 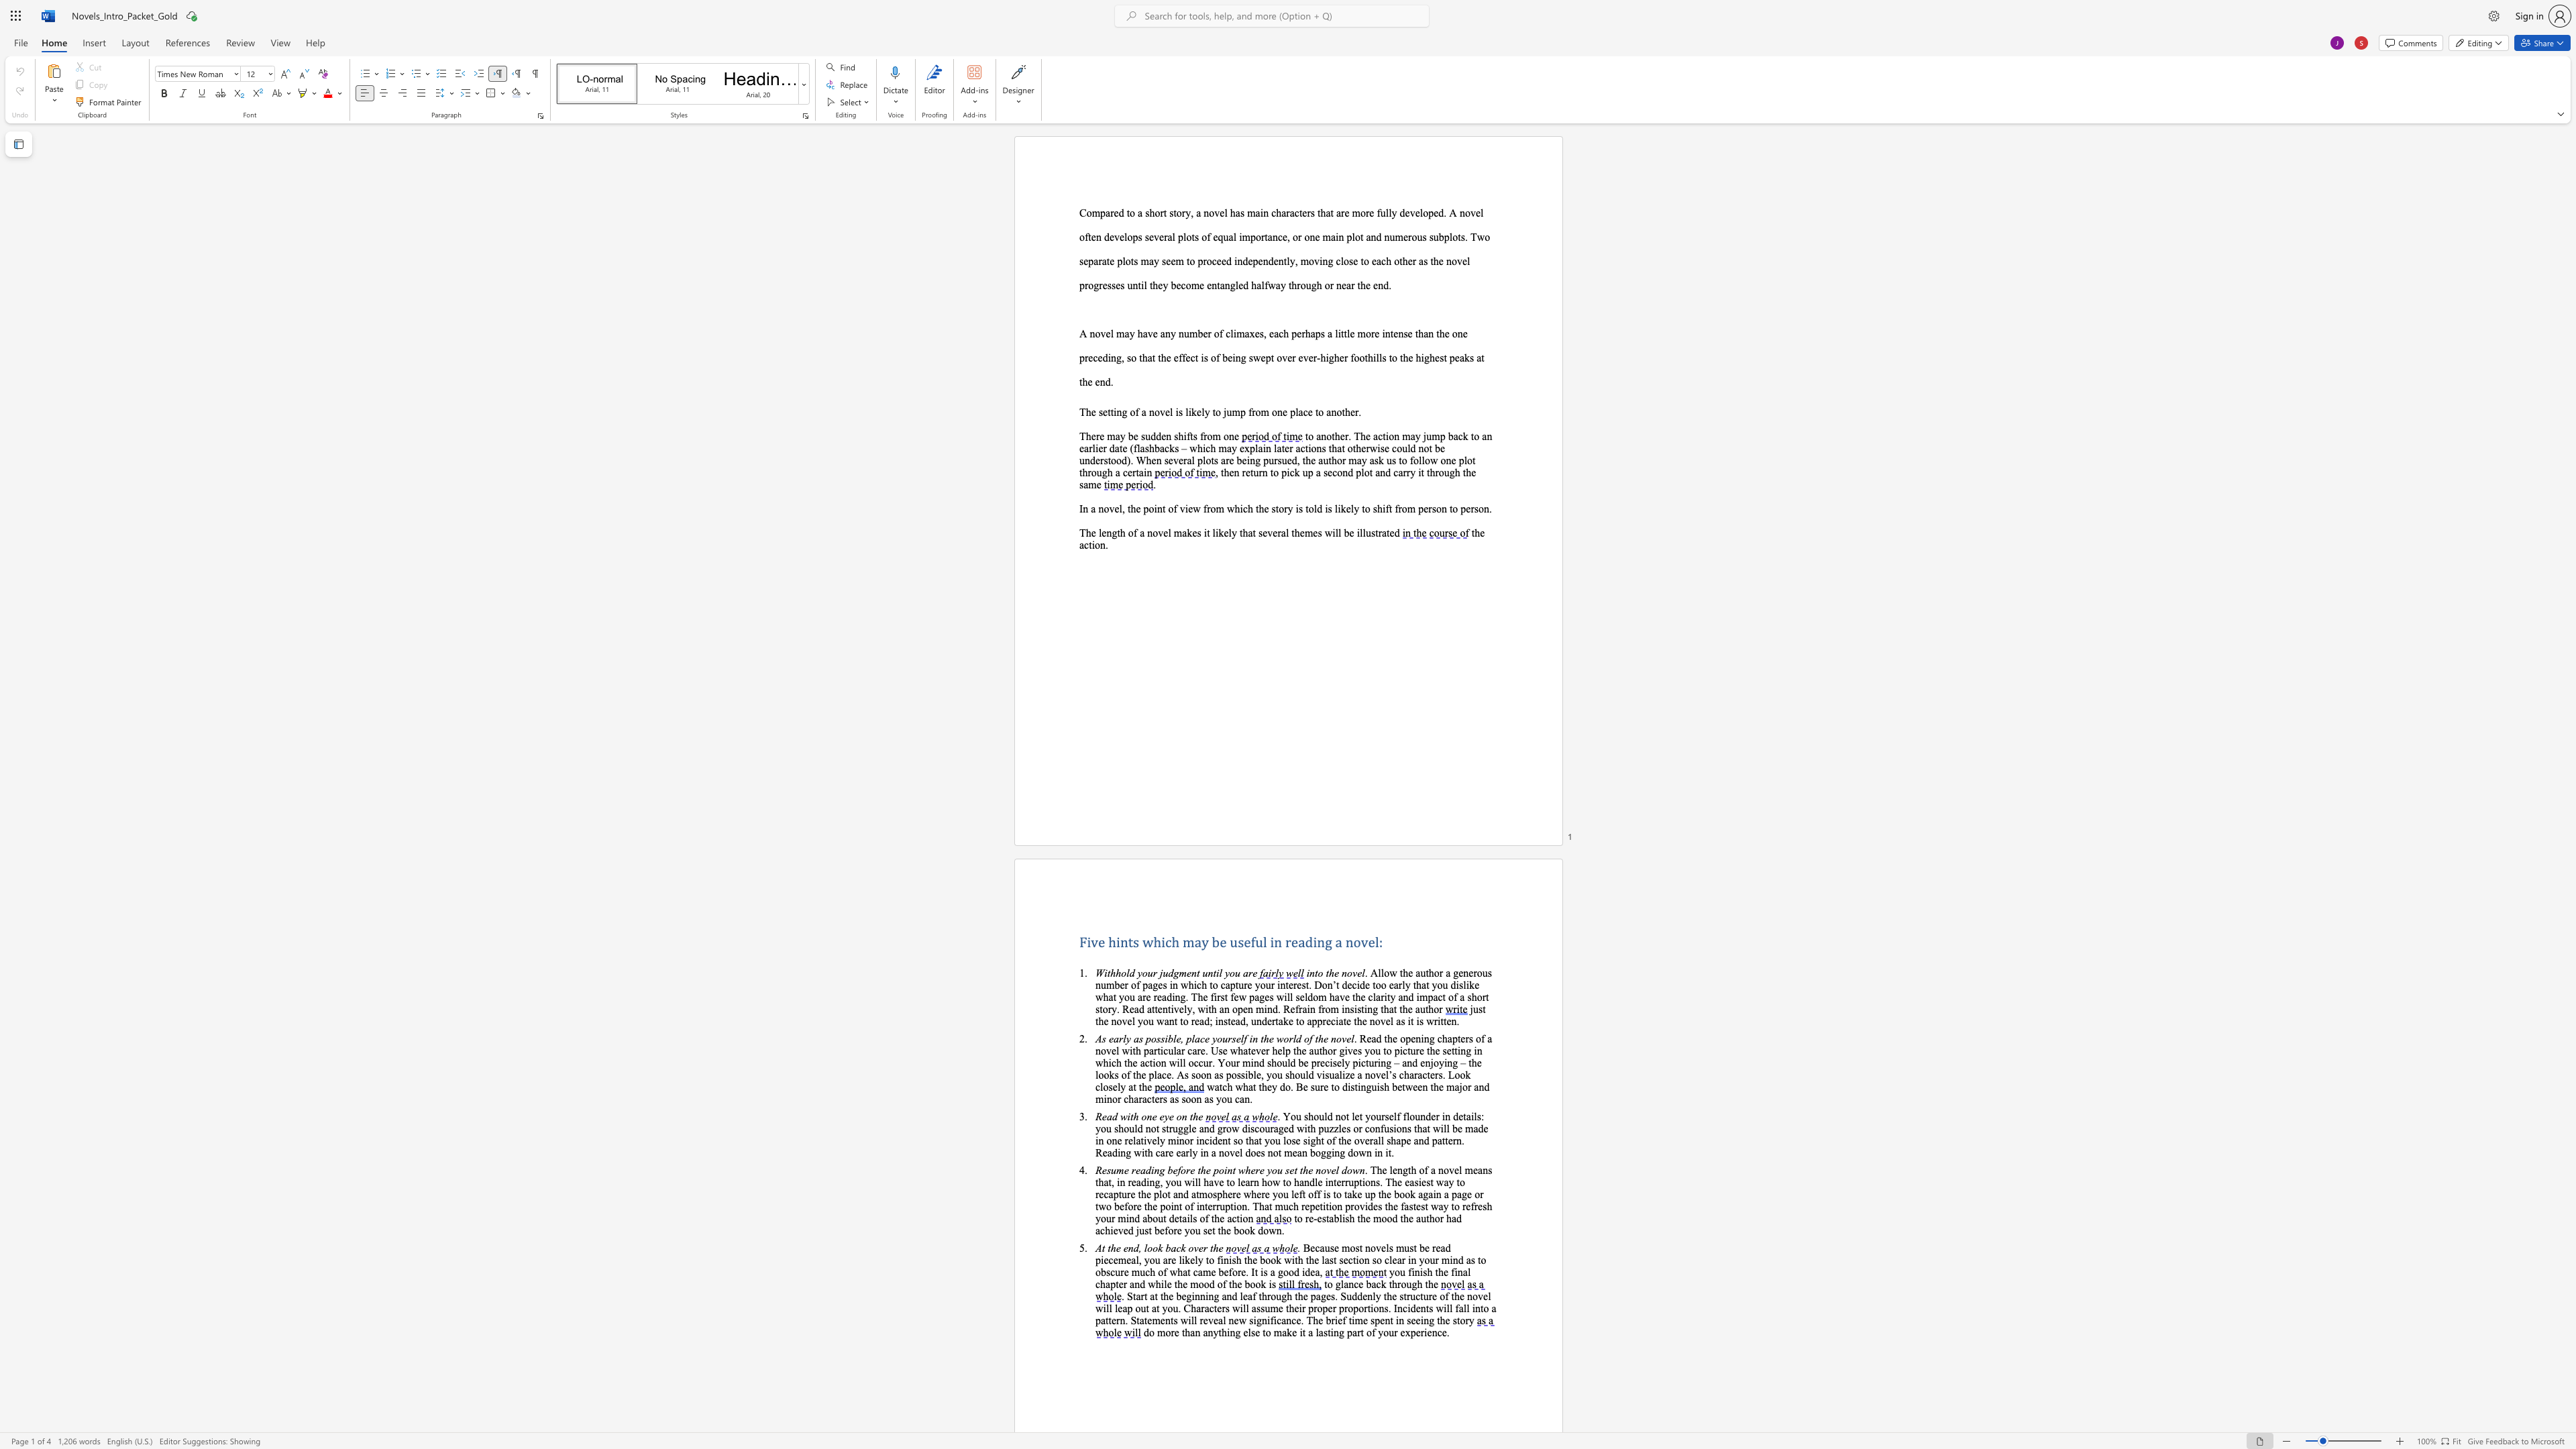 I want to click on the subset text "e reading befo" within the text "Resume reading before the point where you set the novel down", so click(x=1123, y=1170).